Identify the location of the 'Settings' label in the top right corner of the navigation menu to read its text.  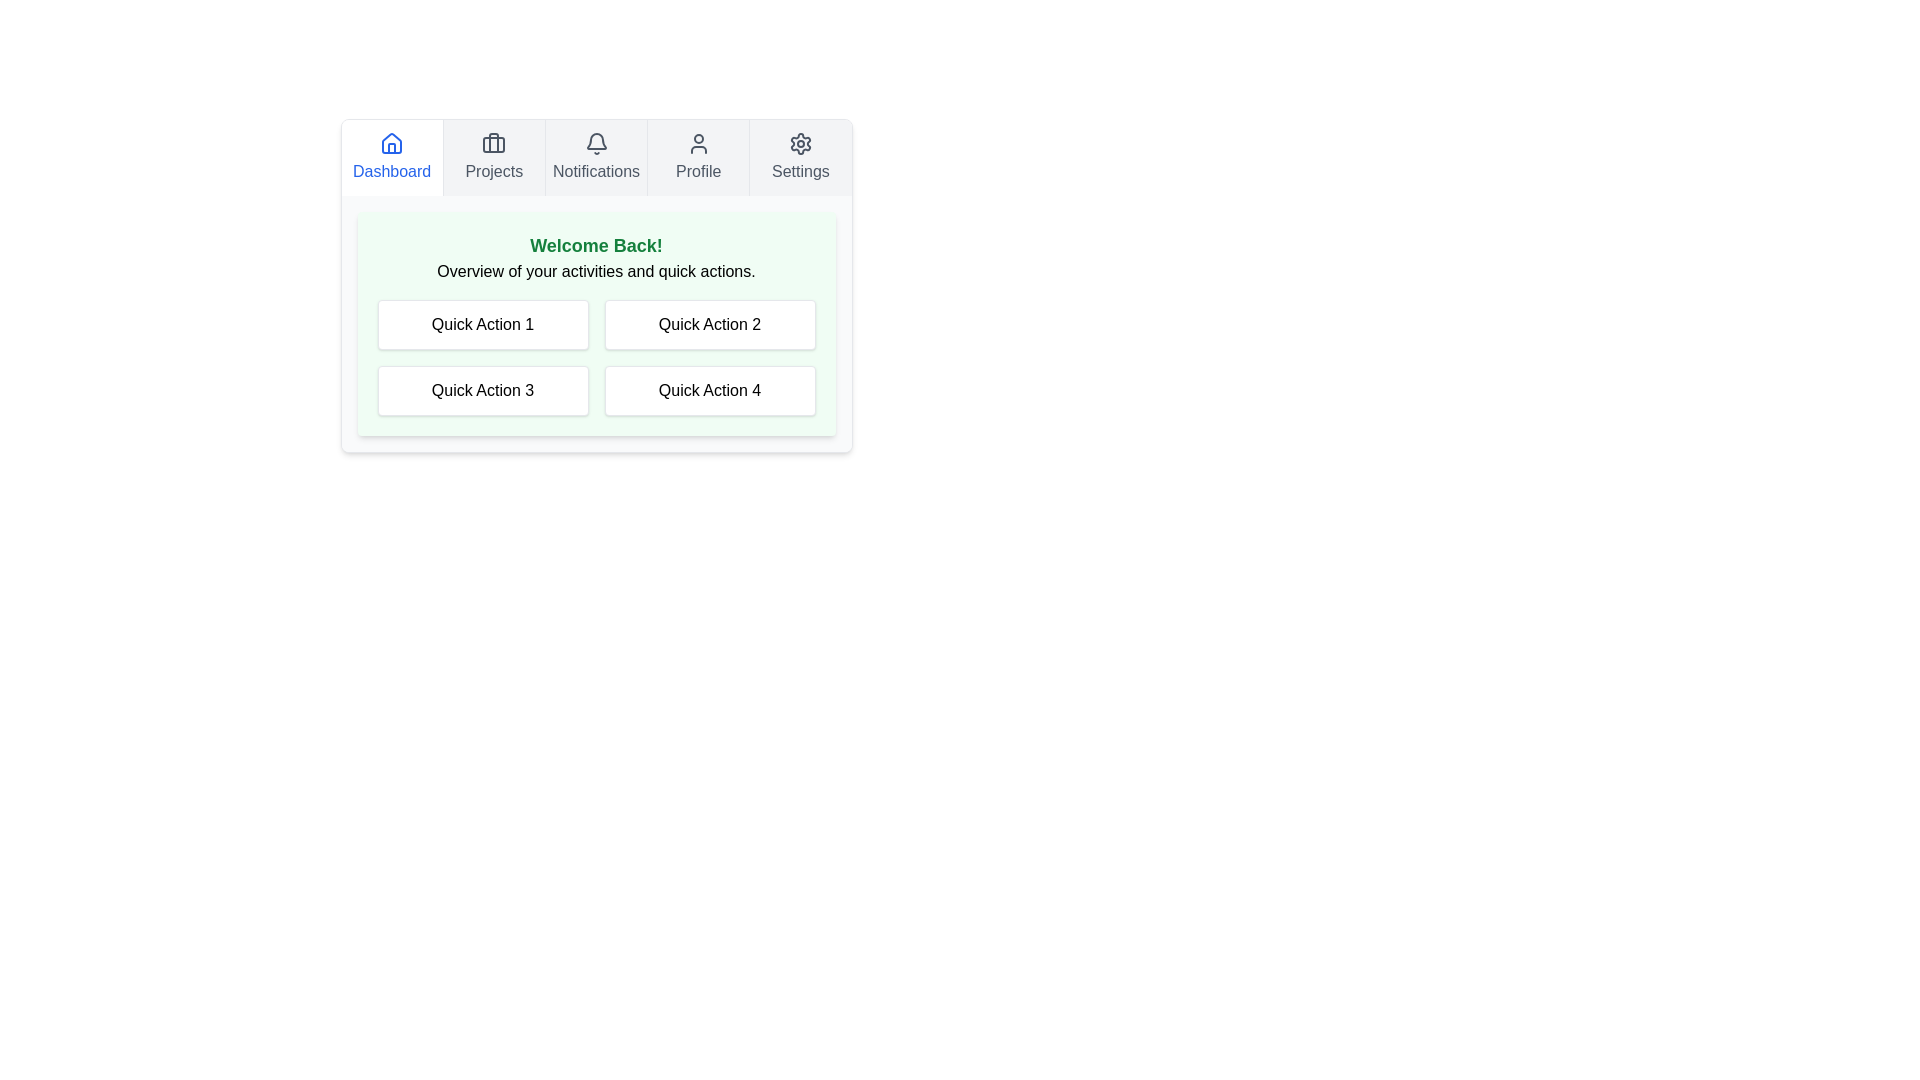
(800, 171).